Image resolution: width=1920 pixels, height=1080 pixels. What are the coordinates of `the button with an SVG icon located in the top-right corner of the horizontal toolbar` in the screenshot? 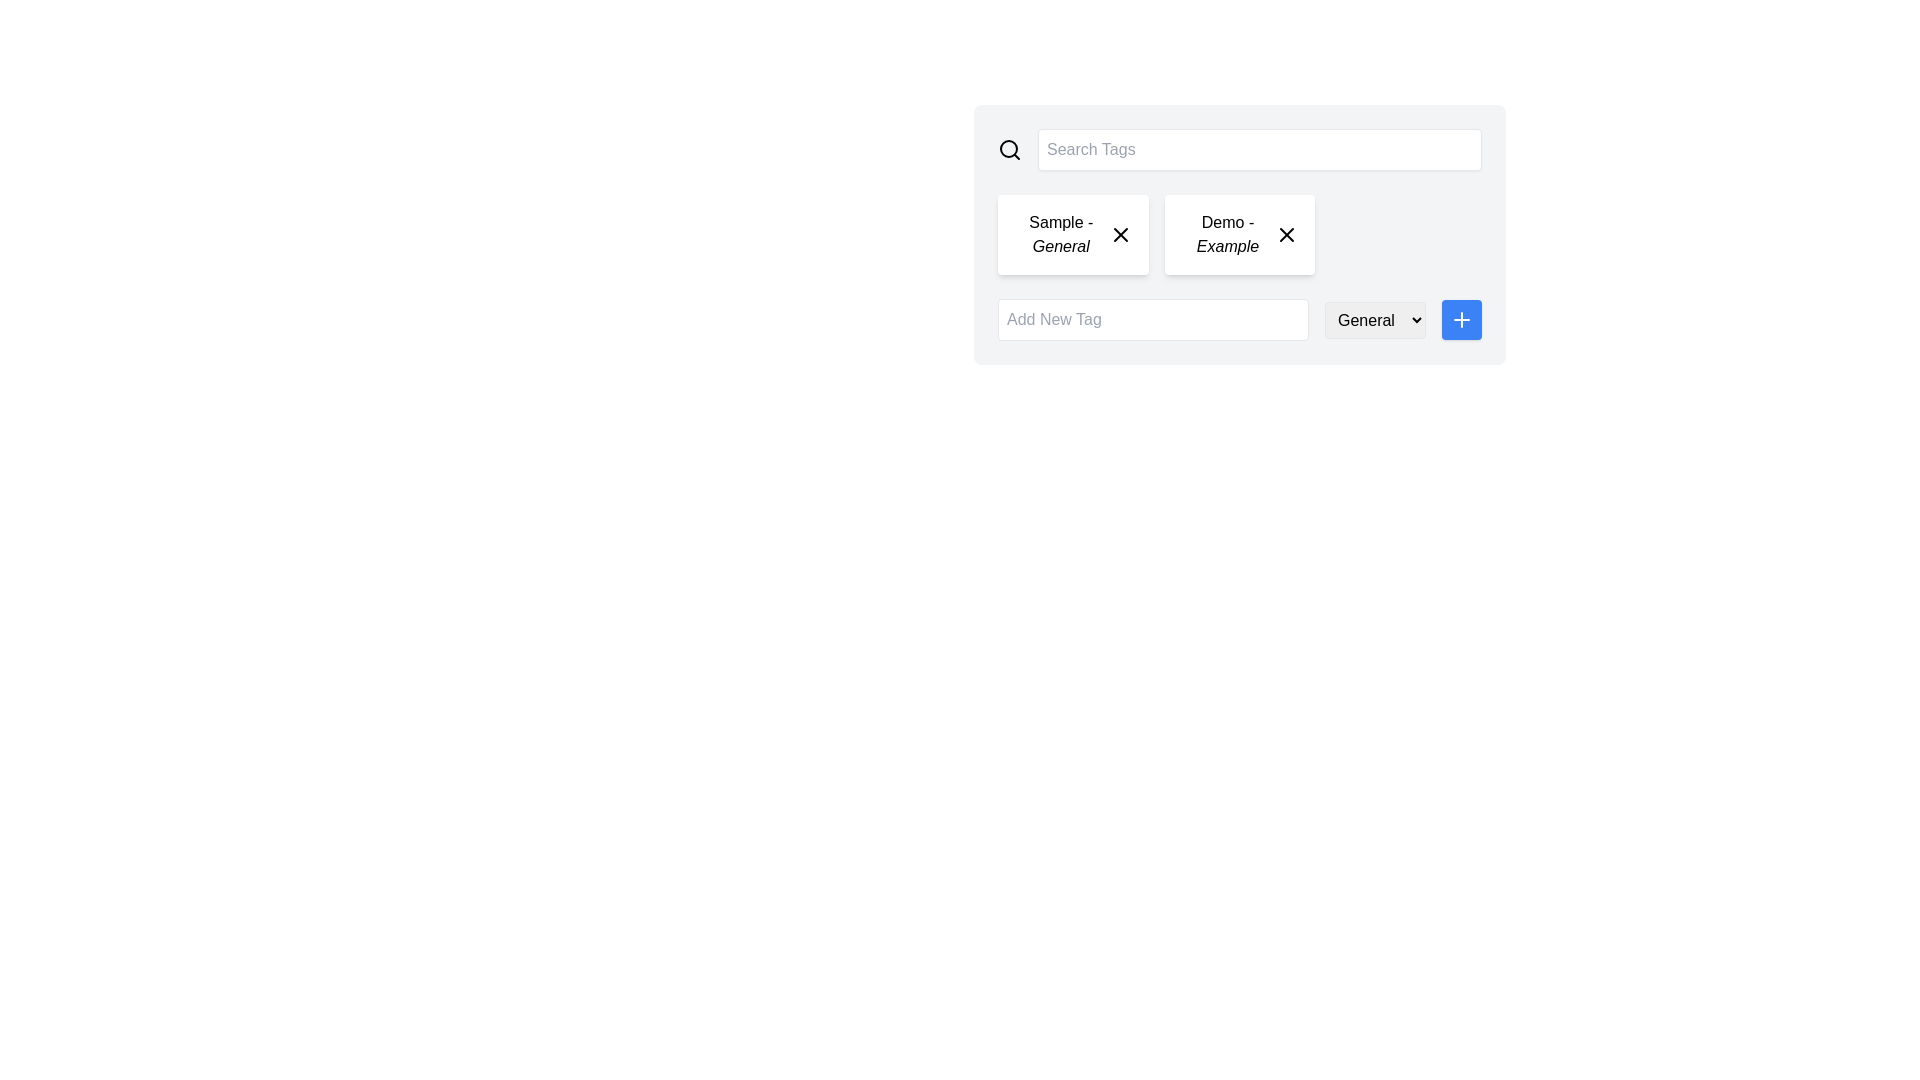 It's located at (1462, 319).